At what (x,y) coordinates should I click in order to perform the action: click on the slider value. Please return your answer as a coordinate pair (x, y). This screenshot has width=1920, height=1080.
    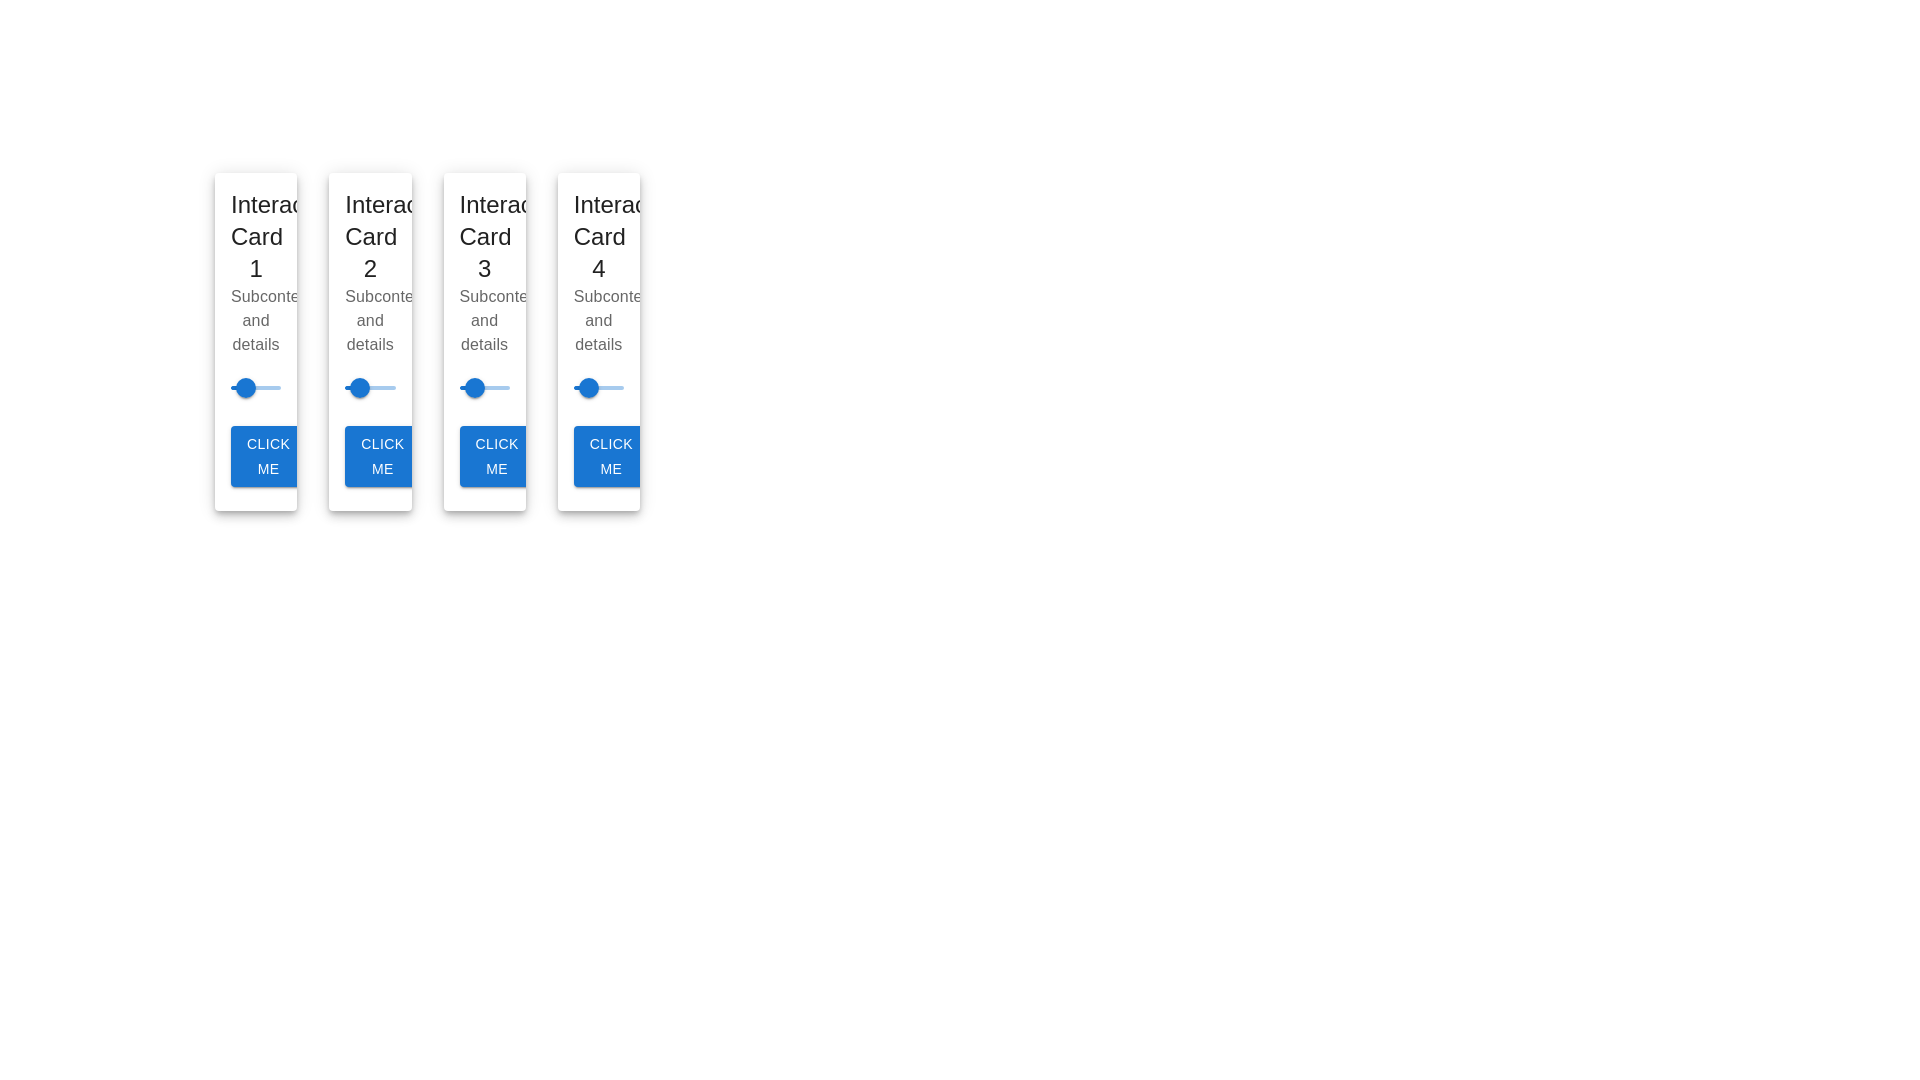
    Looking at the image, I should click on (498, 388).